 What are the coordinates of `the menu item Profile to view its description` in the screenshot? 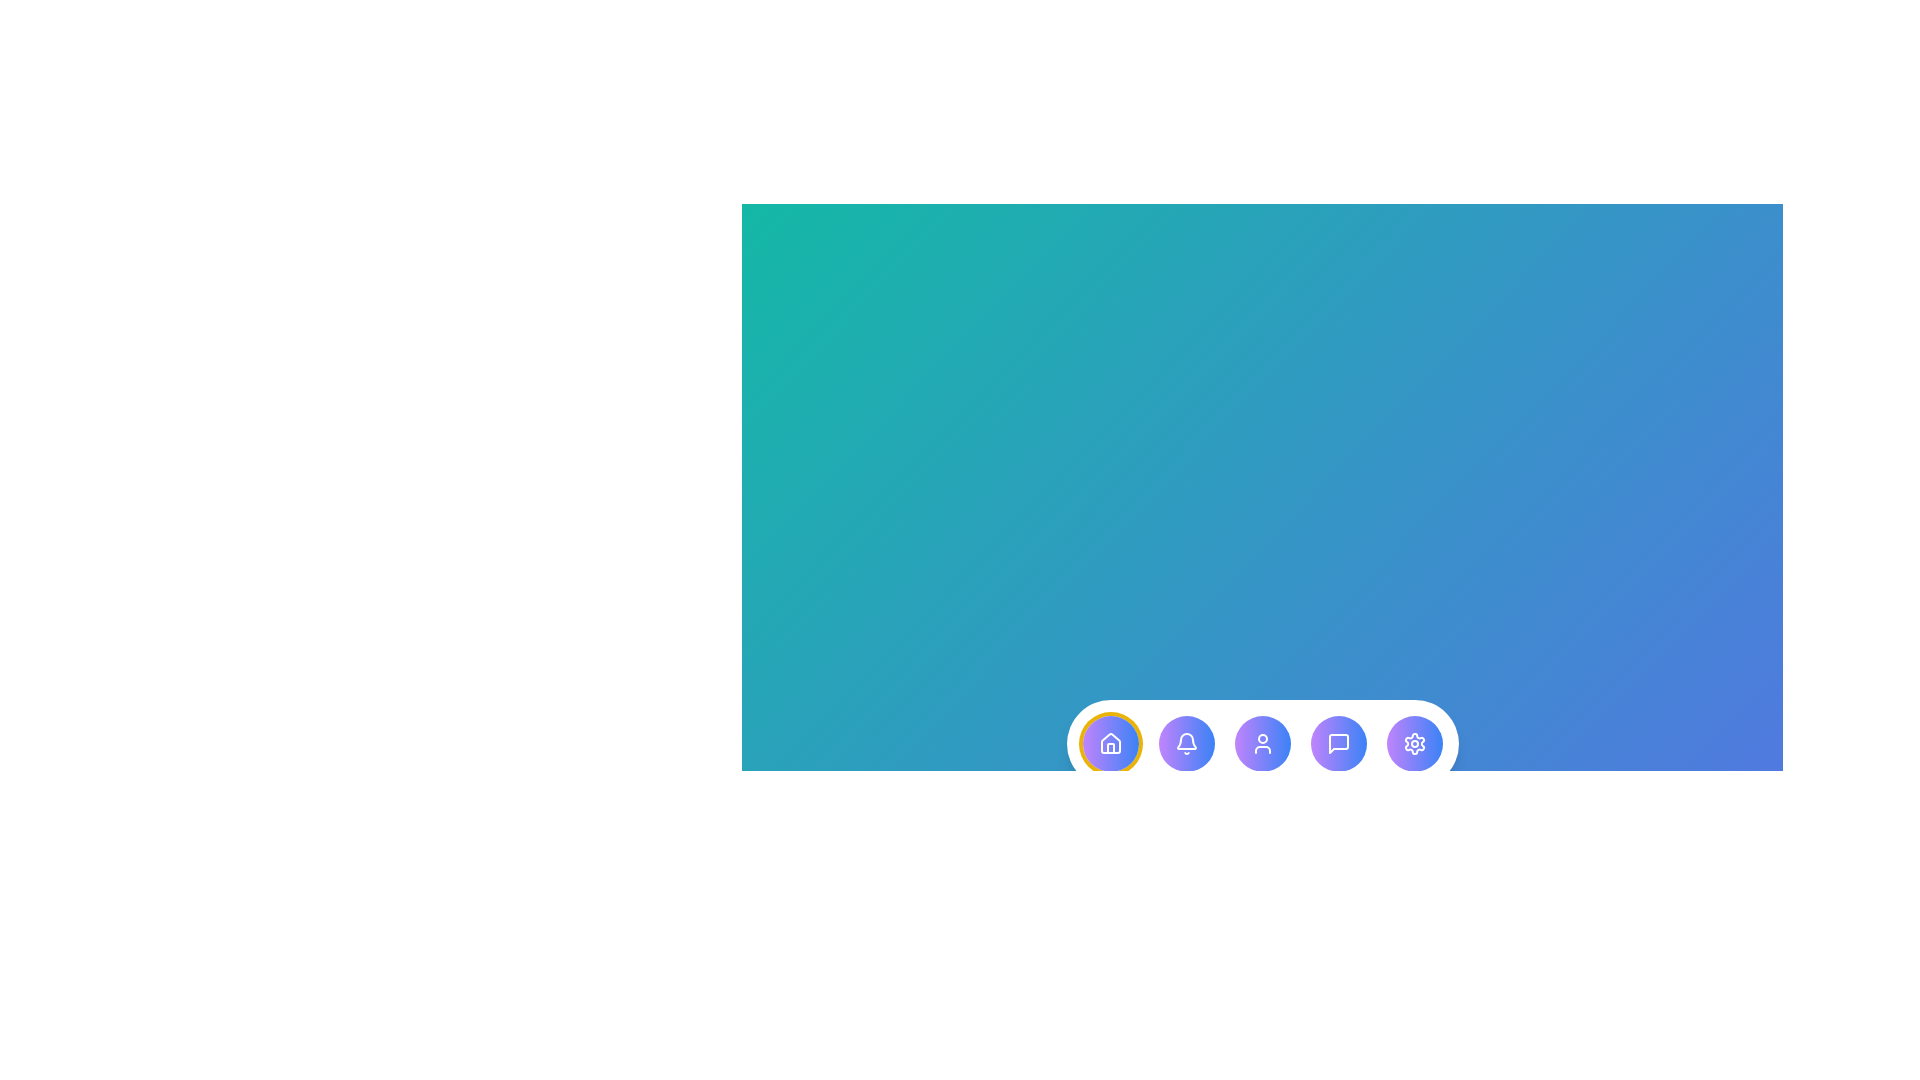 It's located at (1261, 744).